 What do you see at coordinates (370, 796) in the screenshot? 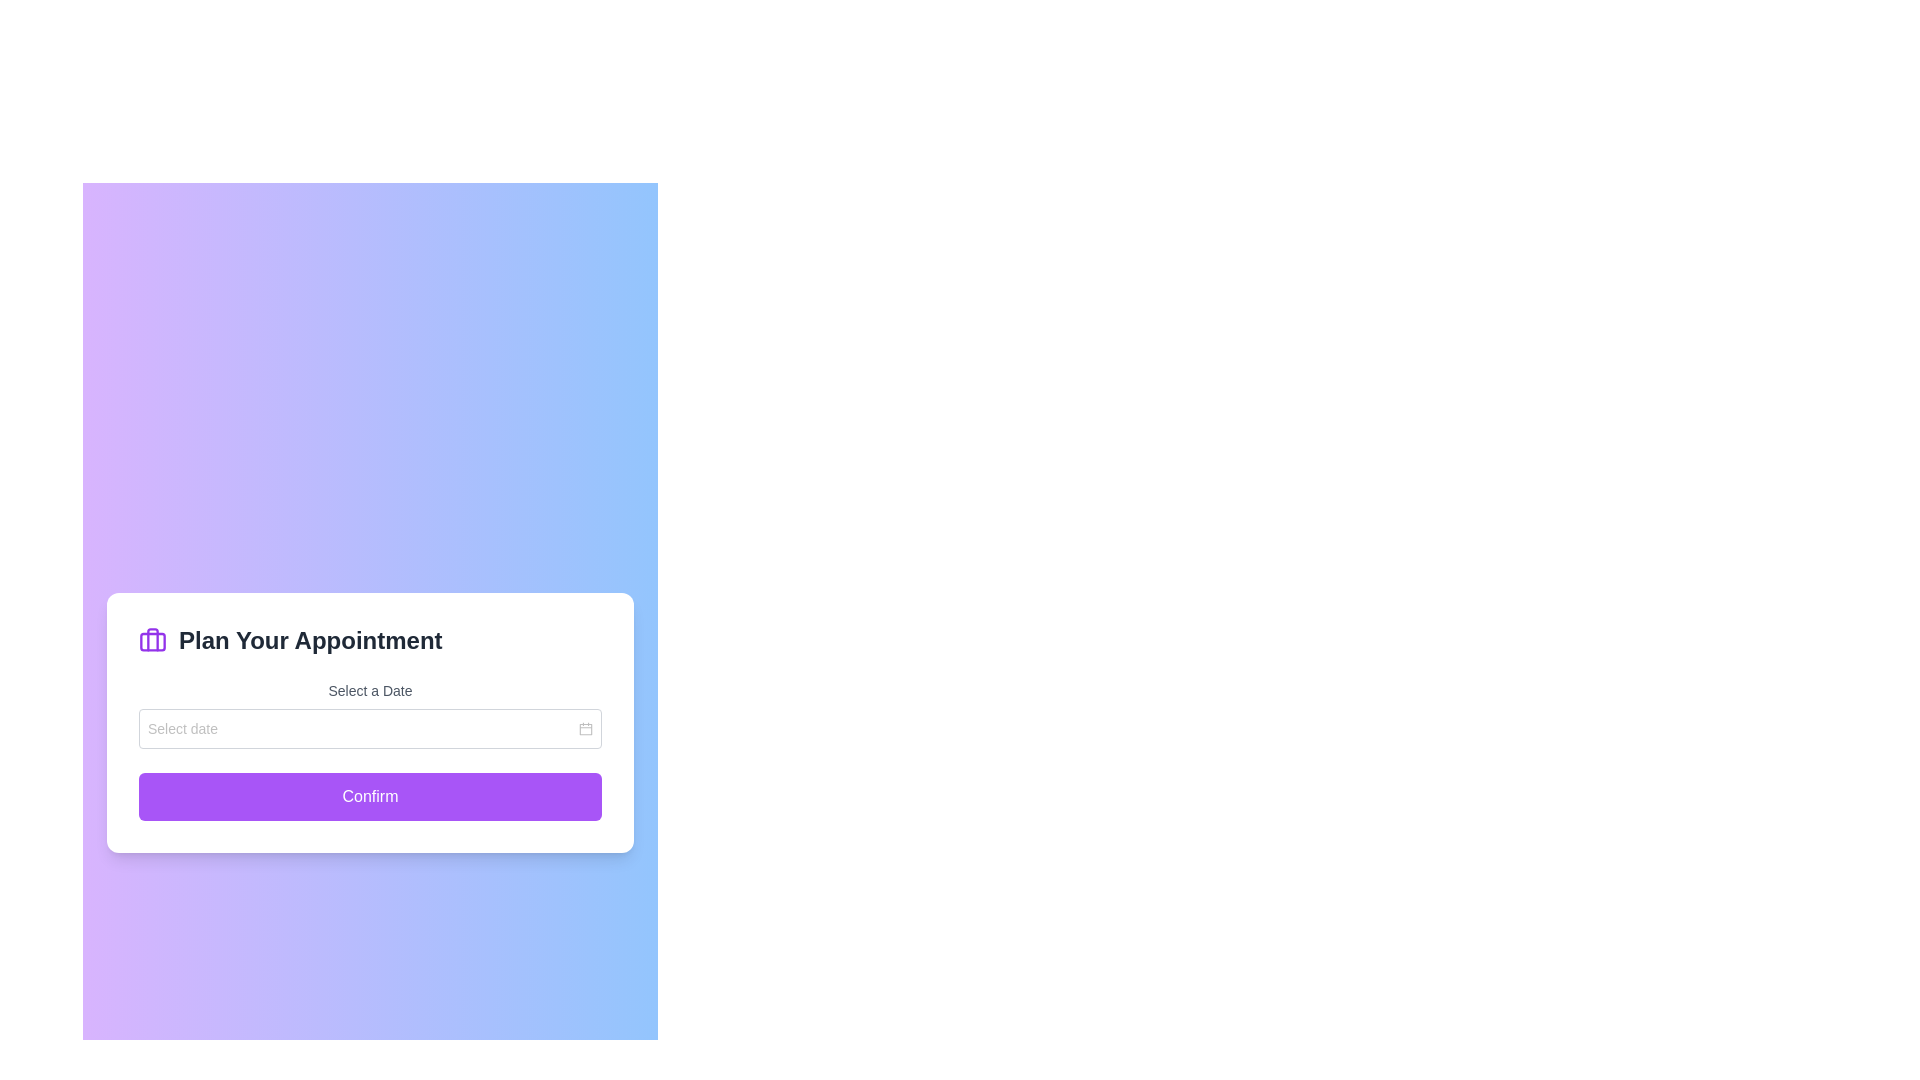
I see `keyboard navigation` at bounding box center [370, 796].